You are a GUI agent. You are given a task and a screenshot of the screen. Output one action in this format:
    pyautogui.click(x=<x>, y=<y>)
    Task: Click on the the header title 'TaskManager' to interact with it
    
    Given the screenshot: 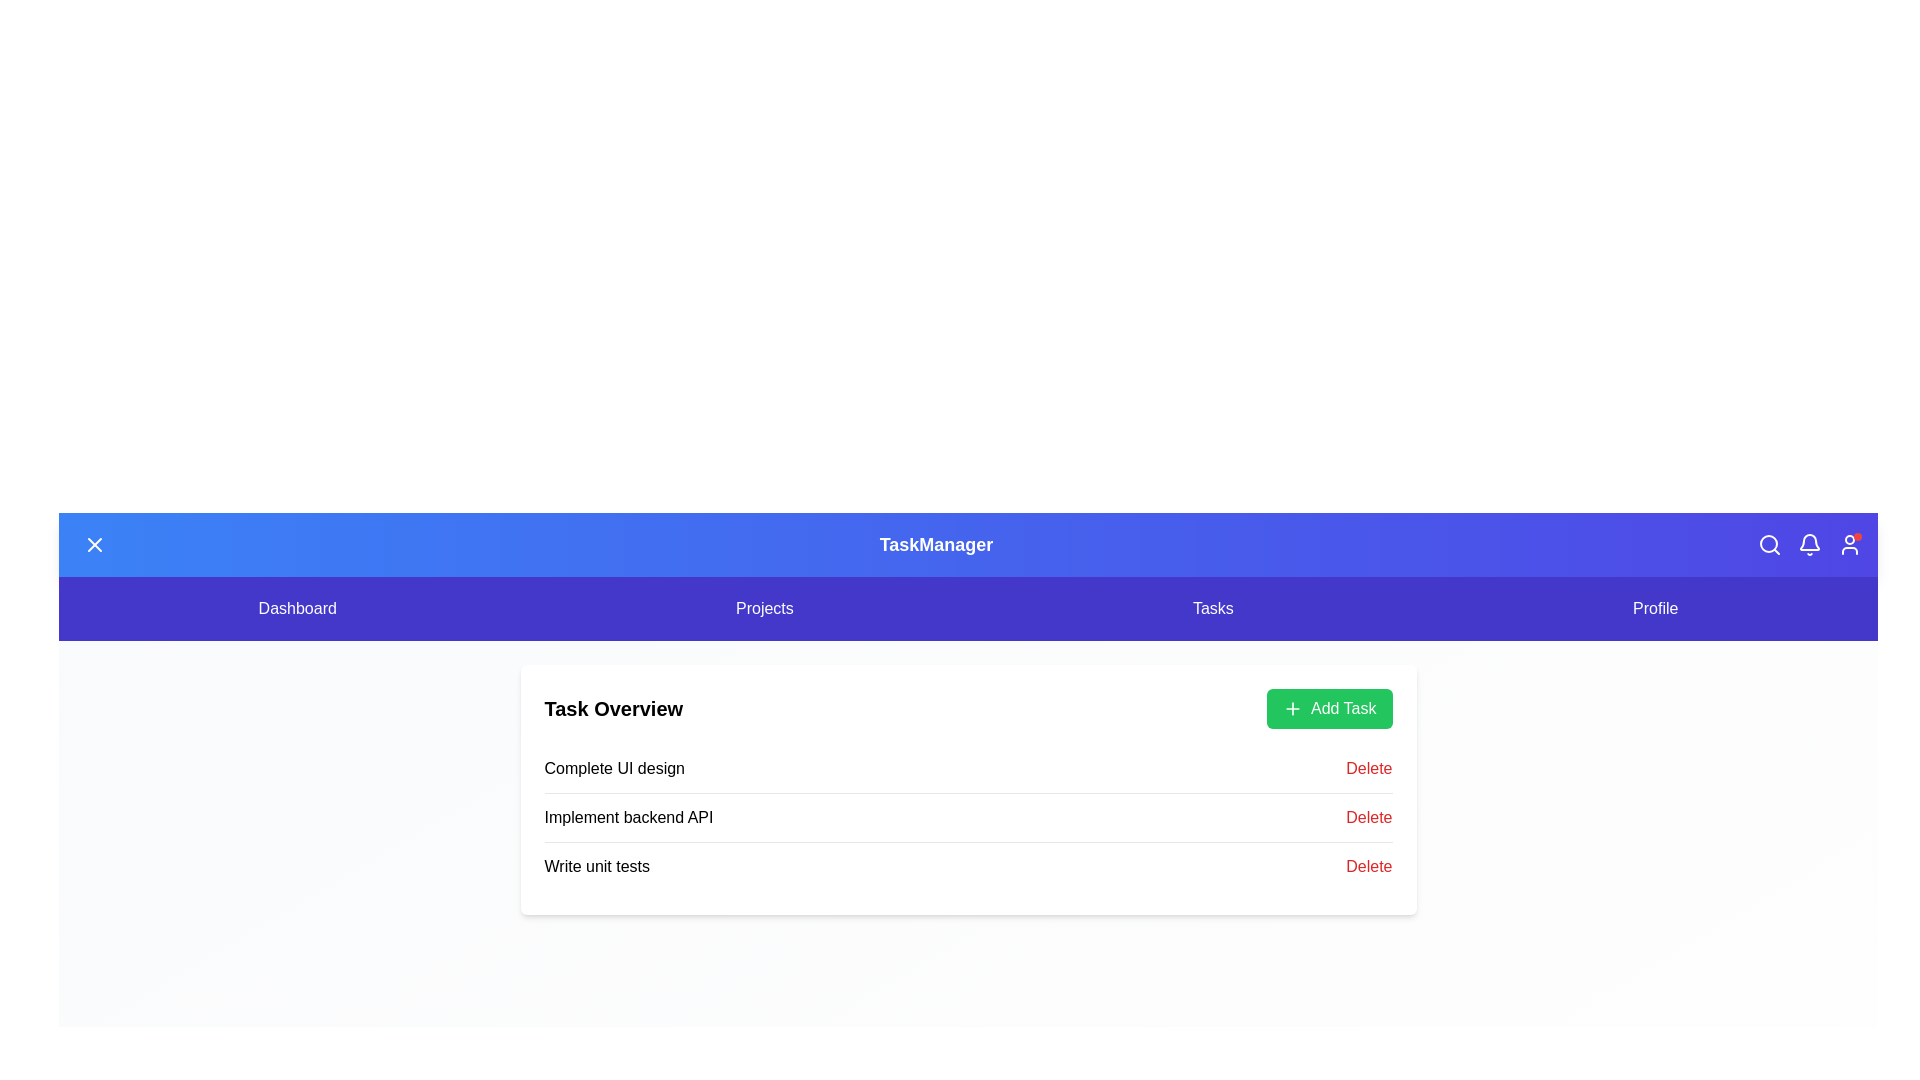 What is the action you would take?
    pyautogui.click(x=935, y=544)
    